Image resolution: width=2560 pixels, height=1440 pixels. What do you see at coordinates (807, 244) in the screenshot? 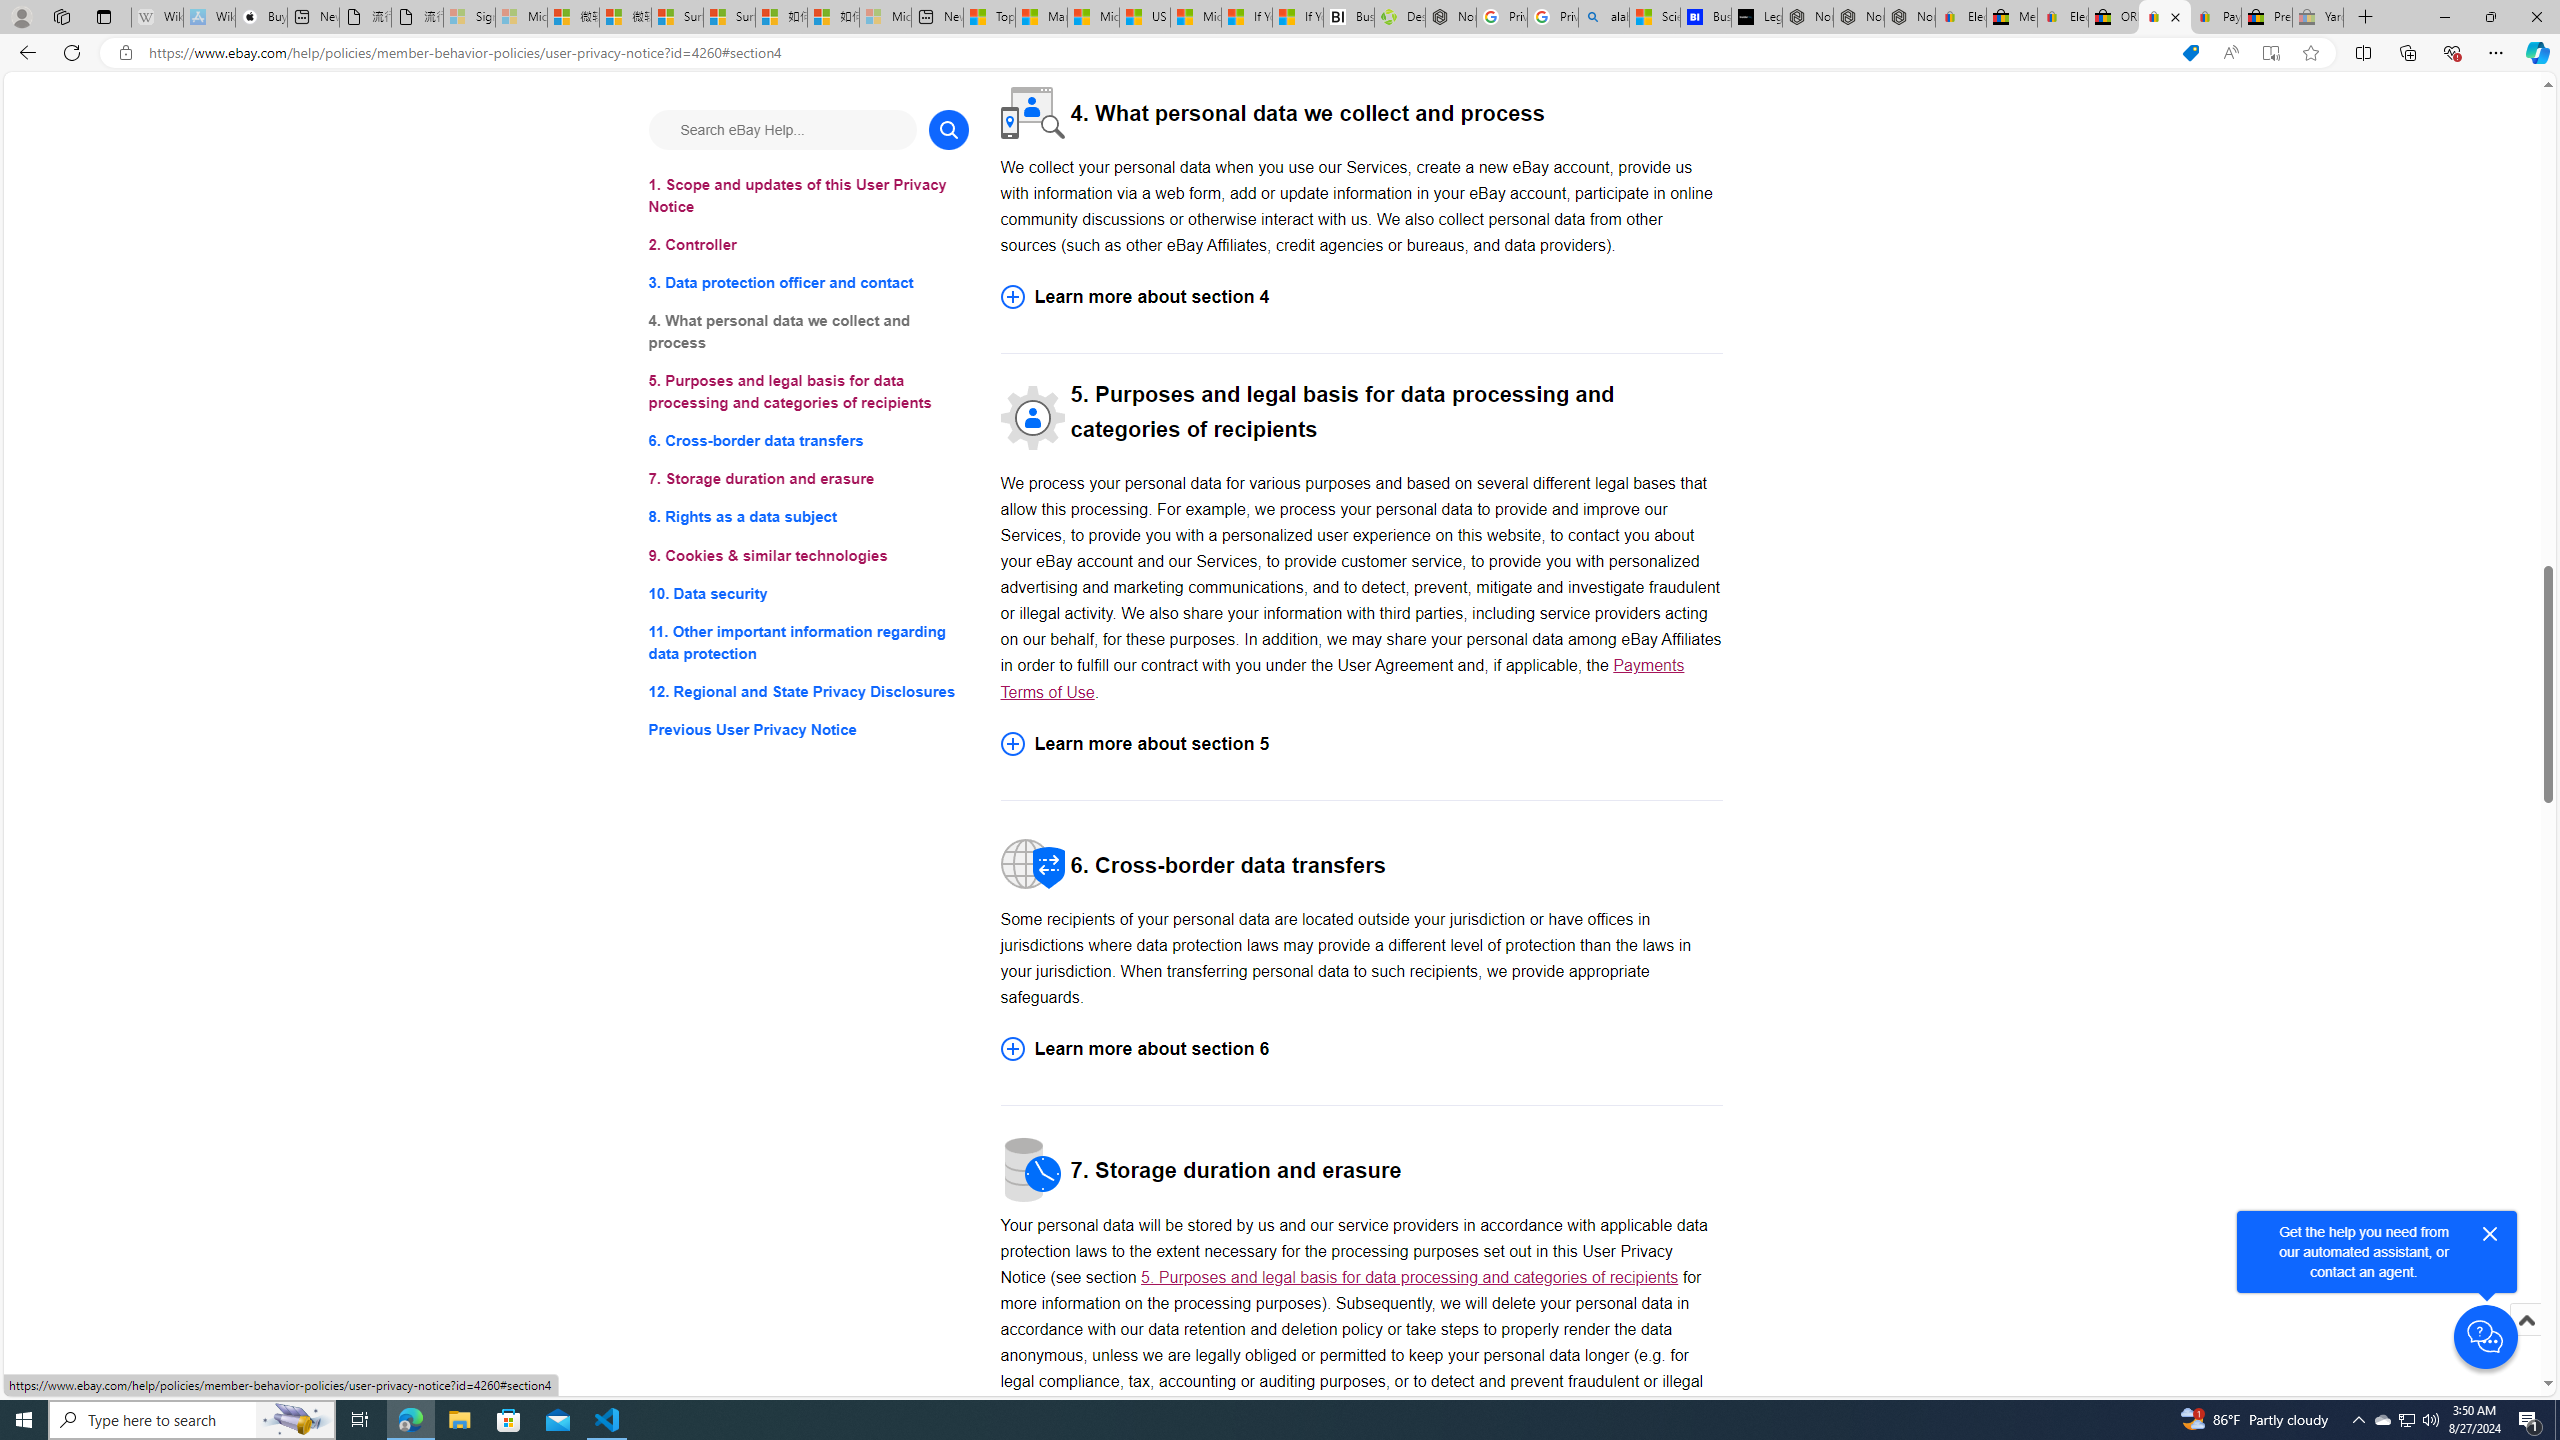
I see `'2. Controller'` at bounding box center [807, 244].